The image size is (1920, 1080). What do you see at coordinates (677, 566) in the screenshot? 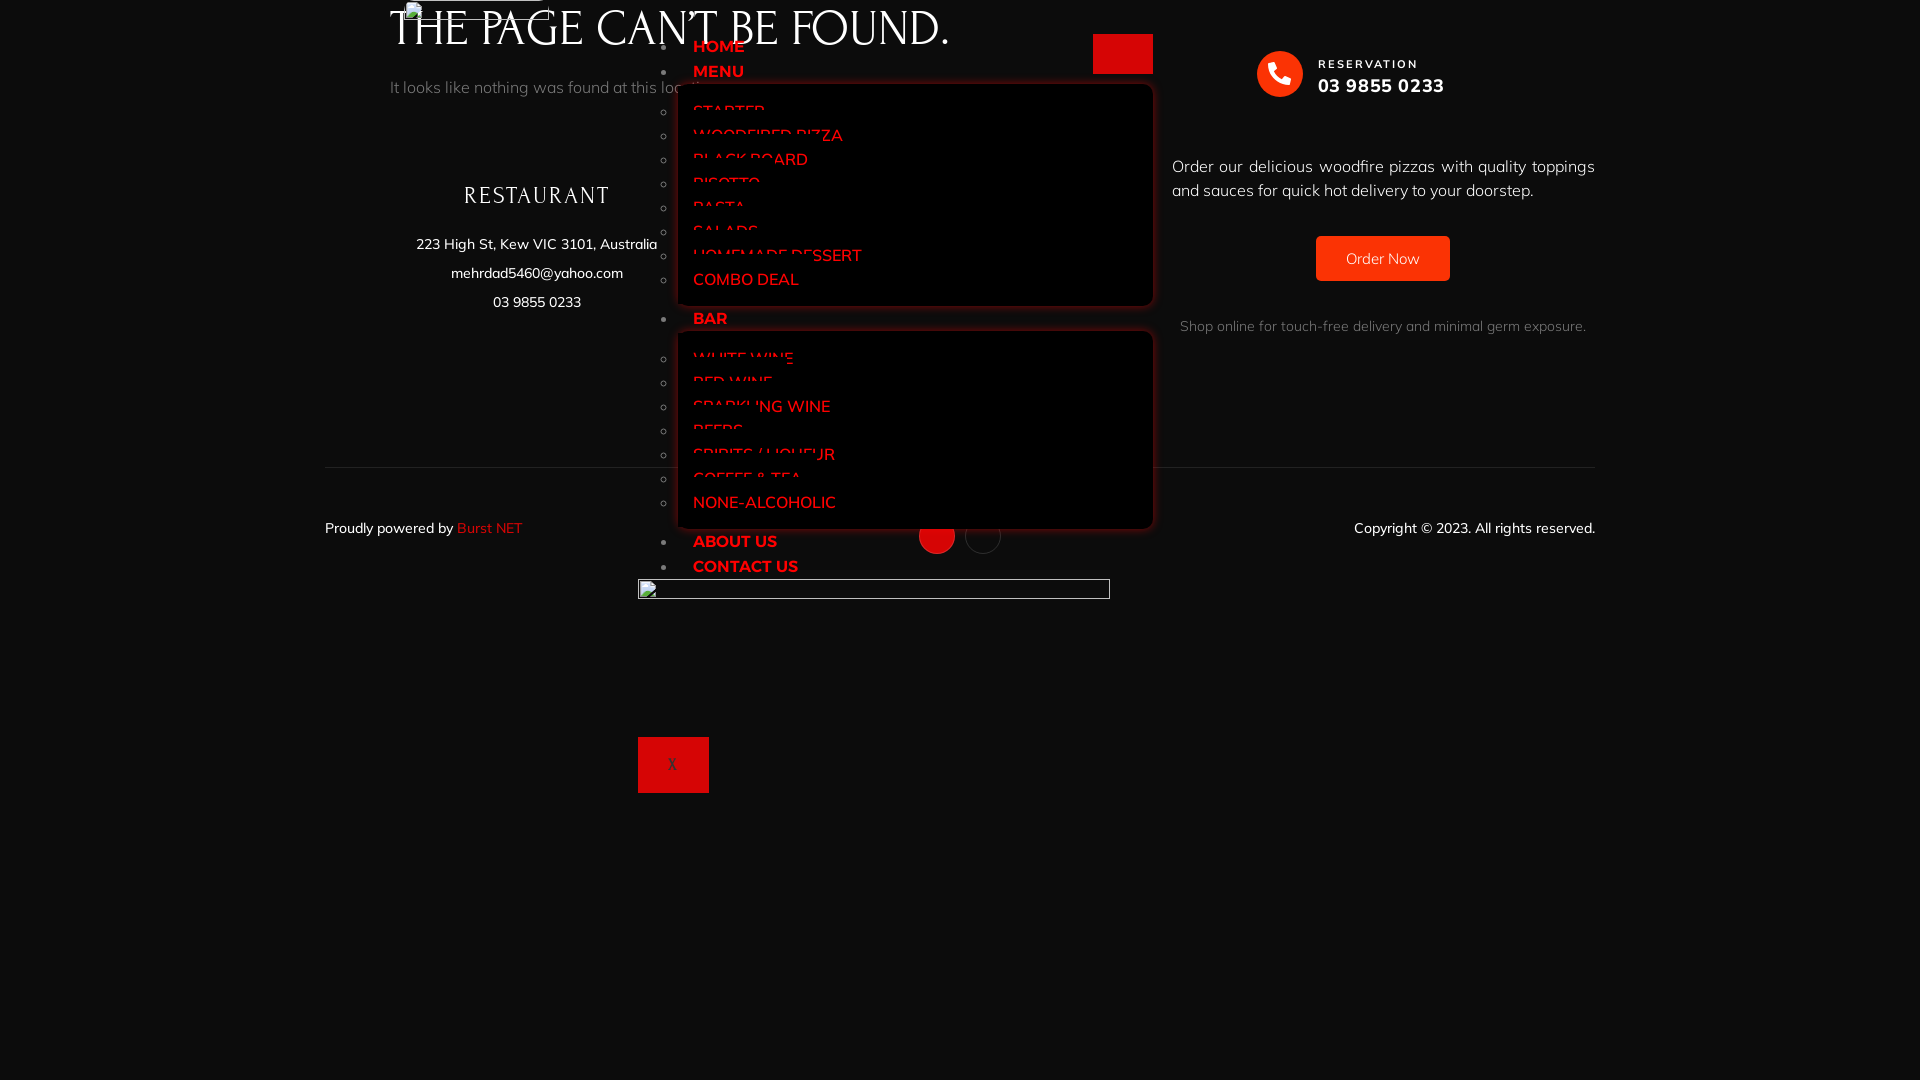
I see `'CONTACT US'` at bounding box center [677, 566].